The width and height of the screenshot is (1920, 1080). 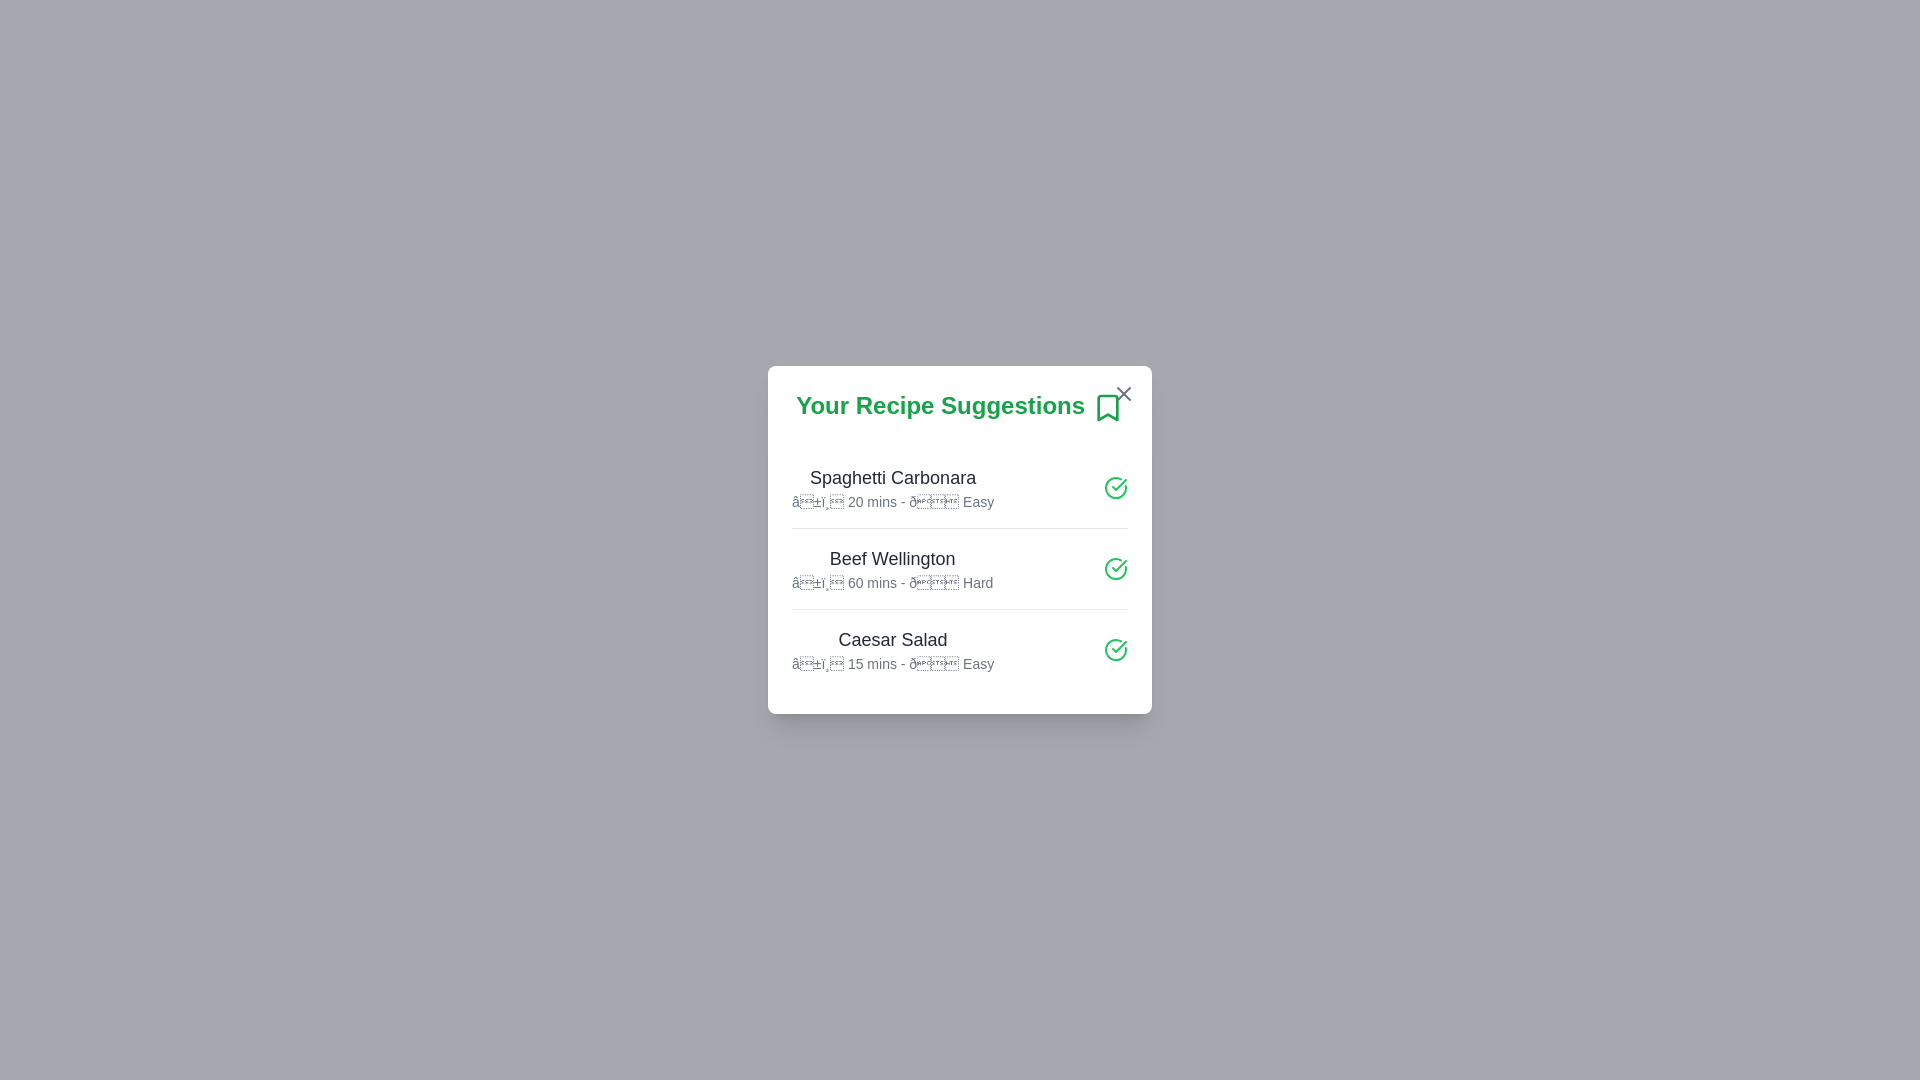 What do you see at coordinates (1115, 648) in the screenshot?
I see `the check icon for the recipe Caesar Salad` at bounding box center [1115, 648].